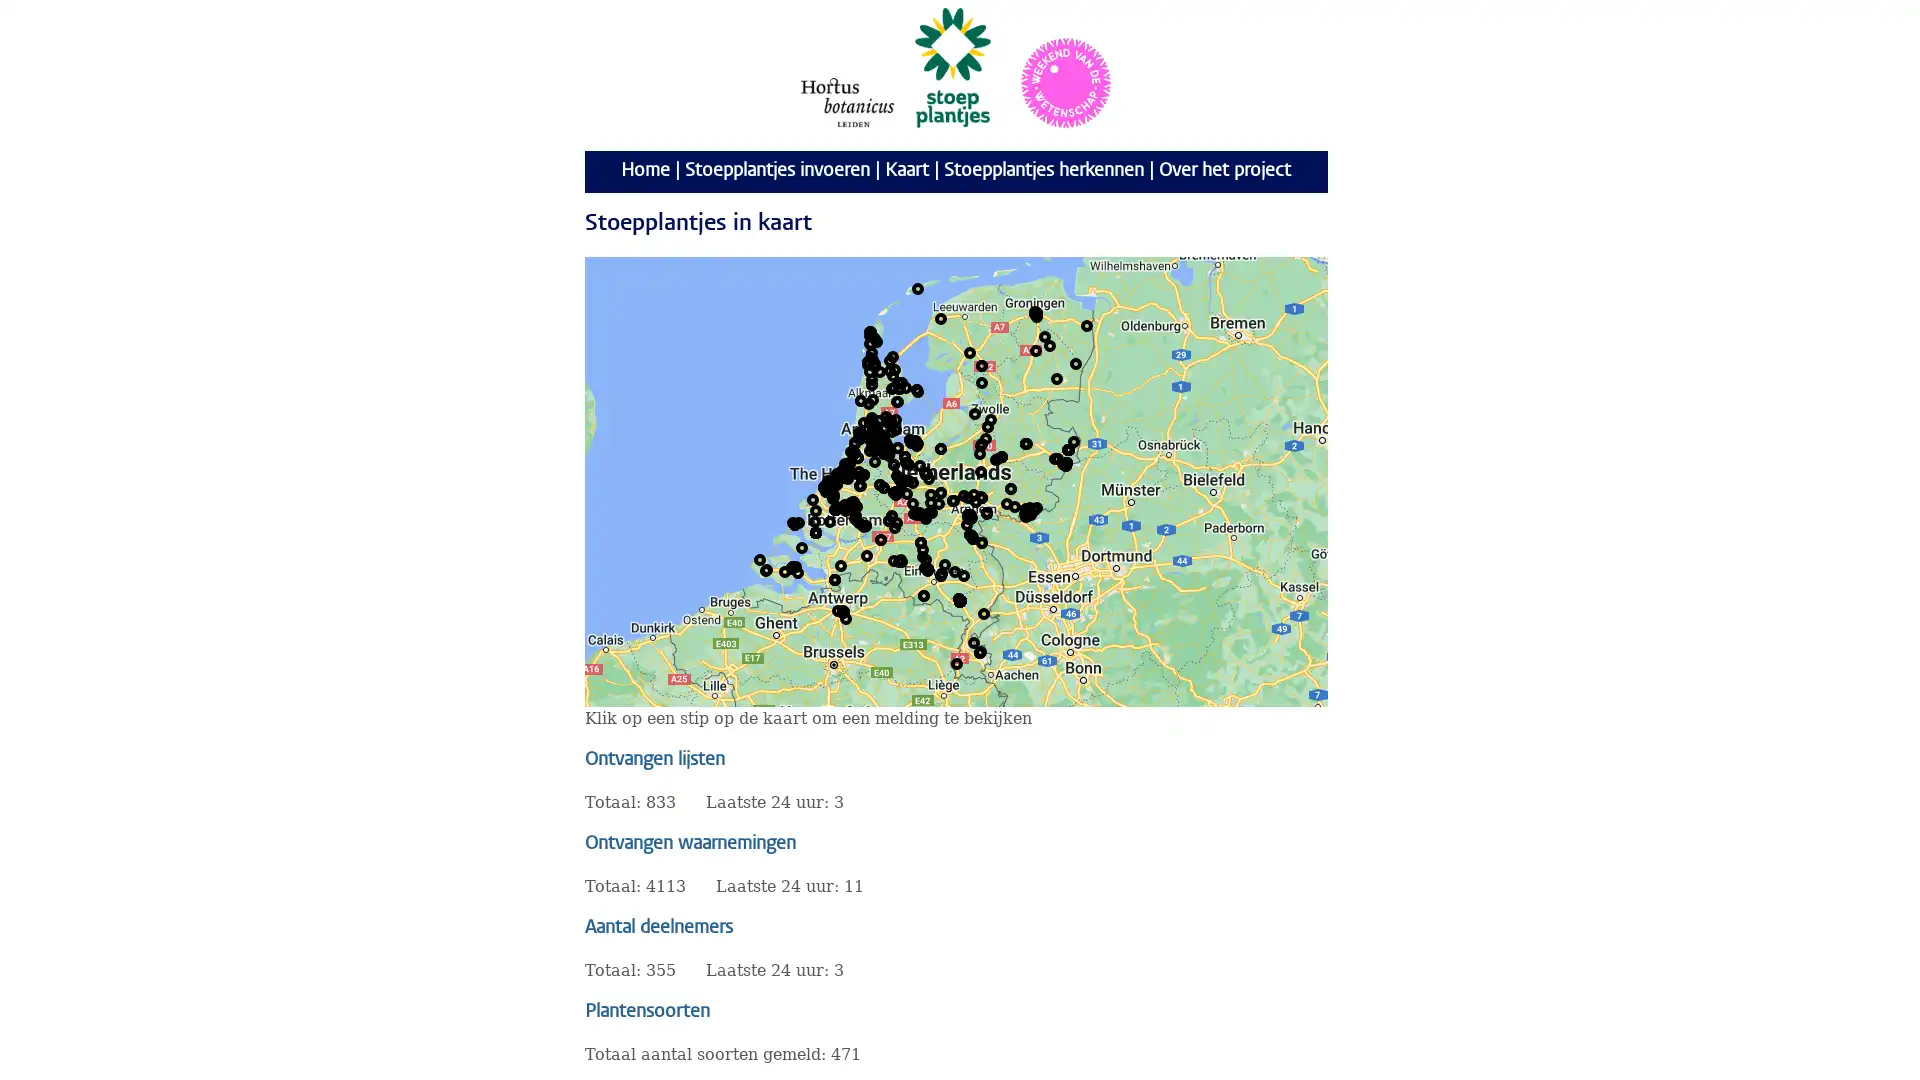  I want to click on Telling van op 05 oktober 2021, so click(874, 438).